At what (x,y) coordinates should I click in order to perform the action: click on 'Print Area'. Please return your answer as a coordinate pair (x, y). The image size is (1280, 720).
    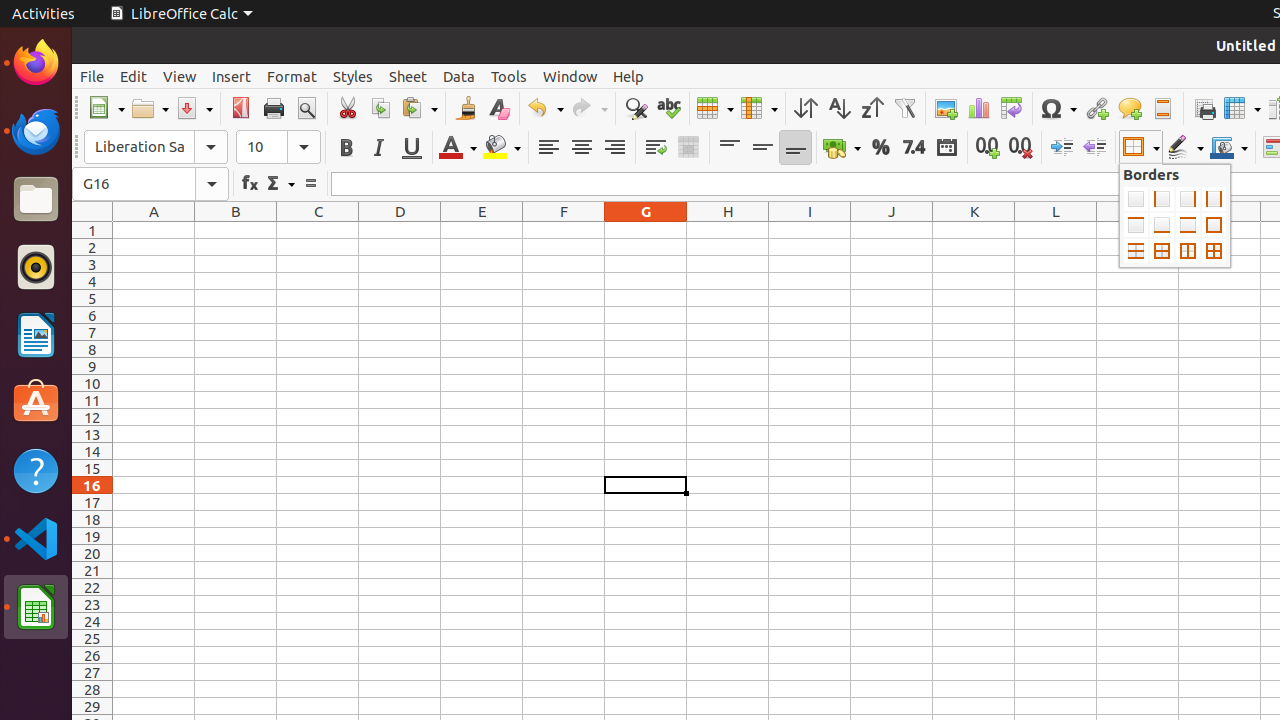
    Looking at the image, I should click on (1202, 108).